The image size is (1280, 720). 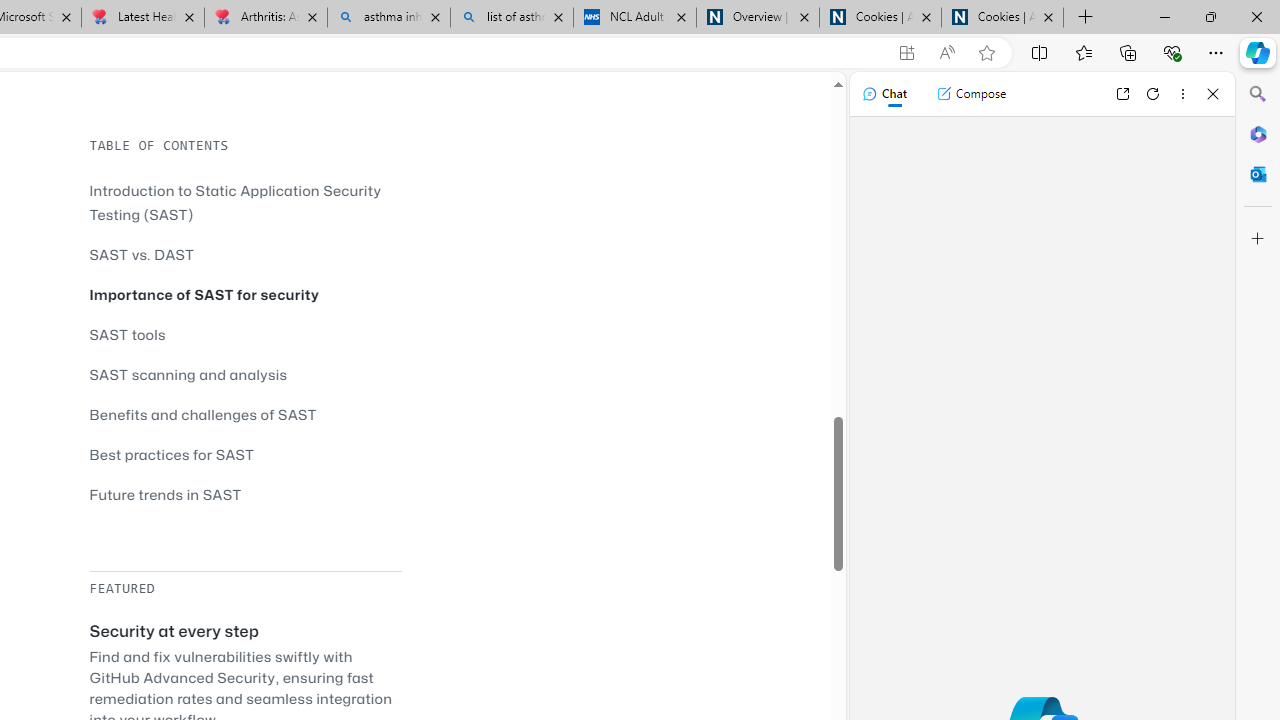 What do you see at coordinates (235, 202) in the screenshot?
I see `'Introduction to Static Application Security Testing (SAST)'` at bounding box center [235, 202].